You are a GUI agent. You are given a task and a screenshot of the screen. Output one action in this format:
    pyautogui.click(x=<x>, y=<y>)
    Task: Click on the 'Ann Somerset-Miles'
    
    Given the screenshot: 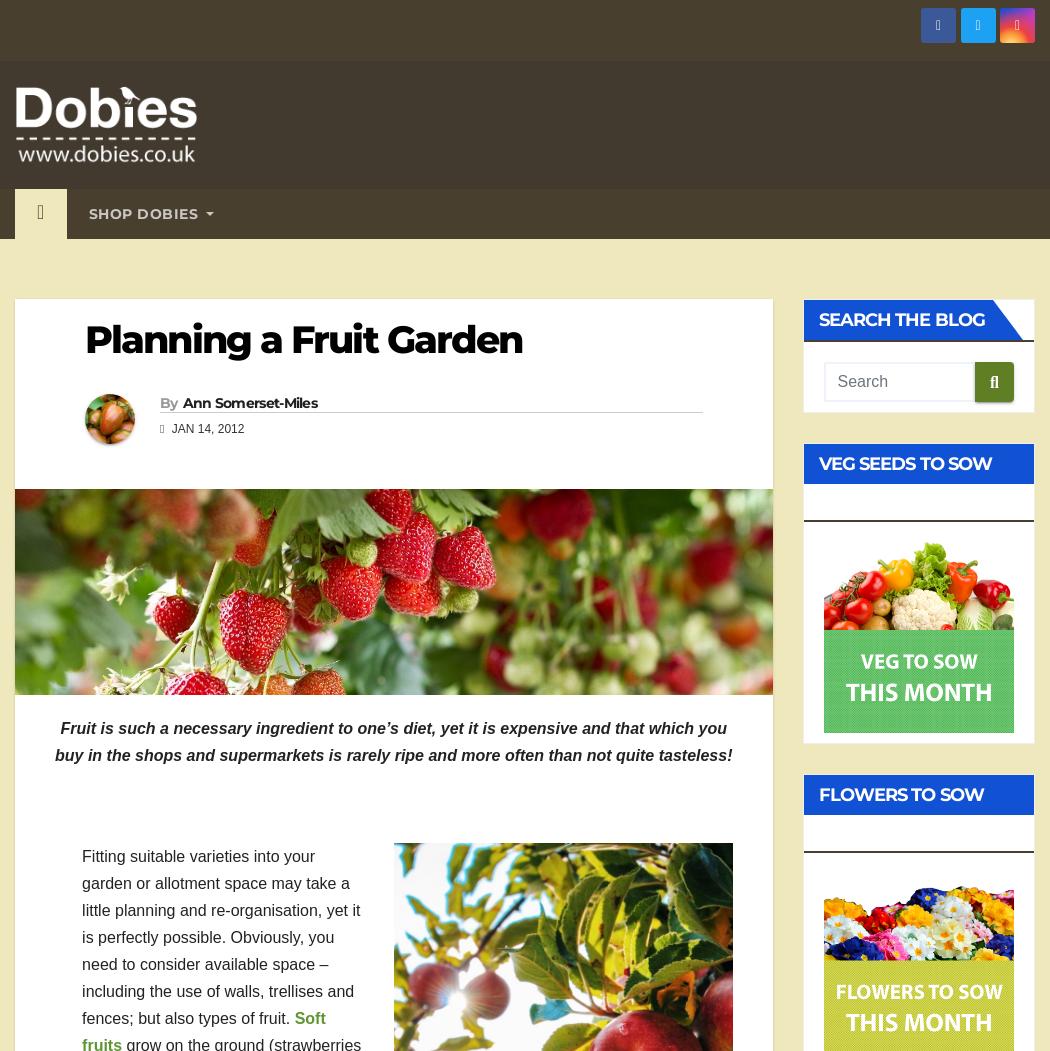 What is the action you would take?
    pyautogui.click(x=249, y=401)
    